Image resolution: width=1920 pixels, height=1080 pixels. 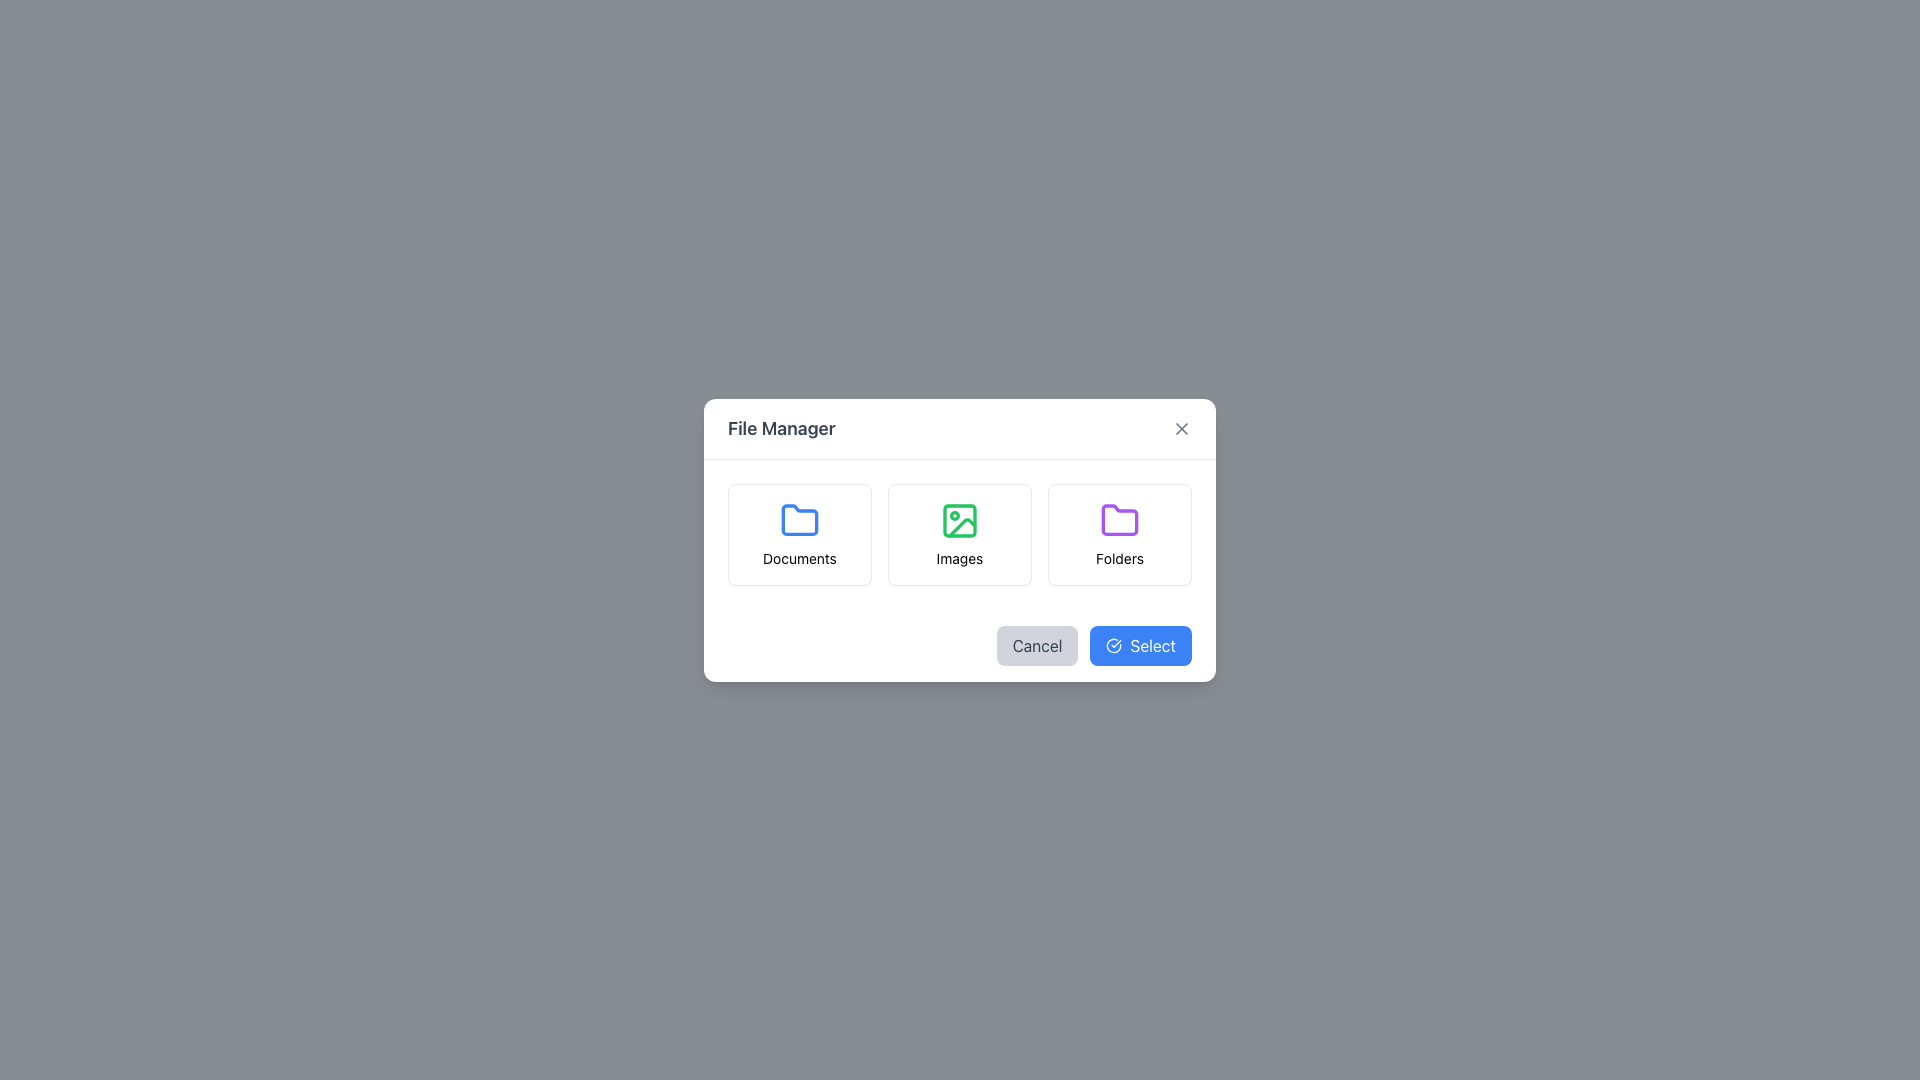 I want to click on text label 'Images' located centrally below the green image icon in the modal dialog, so click(x=960, y=558).